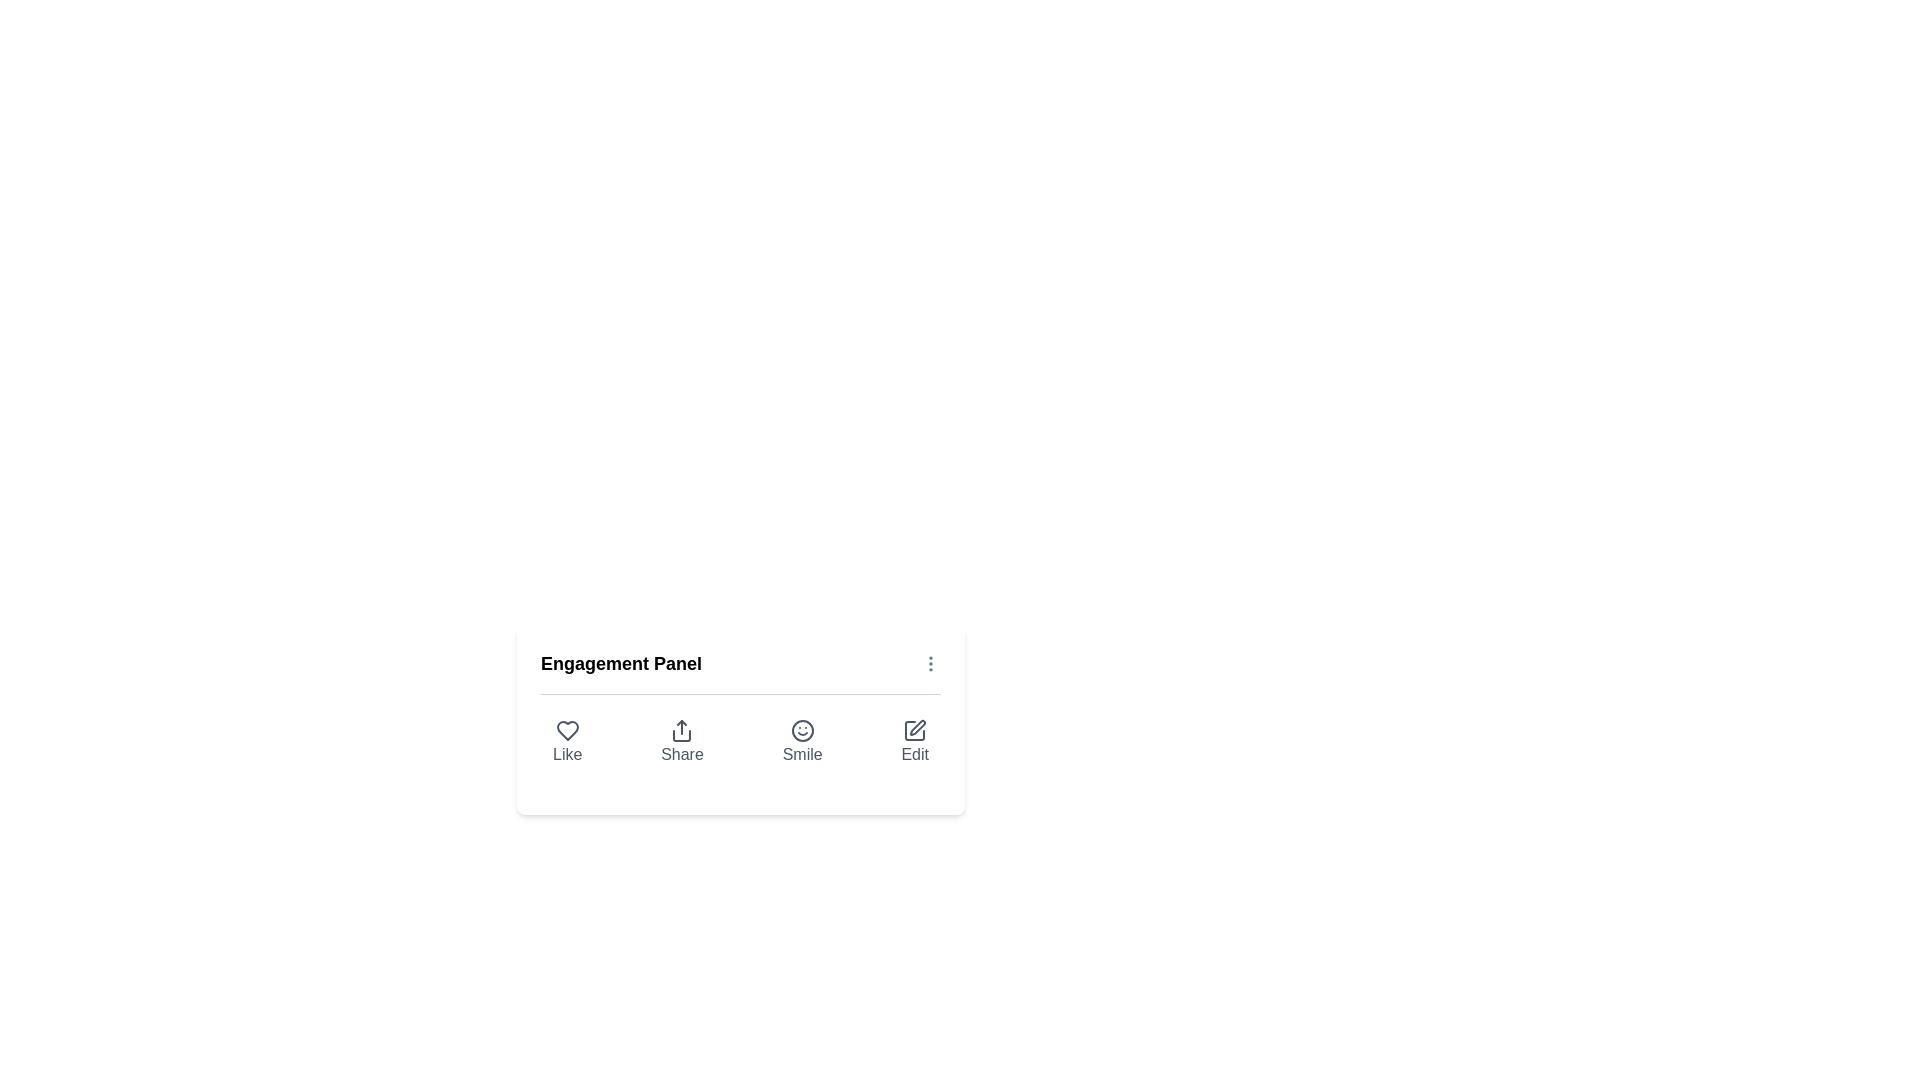  Describe the element at coordinates (914, 743) in the screenshot. I see `the 'Edit' button, which features a pen icon above the text, located in the Engagement Panel as the fourth option` at that location.